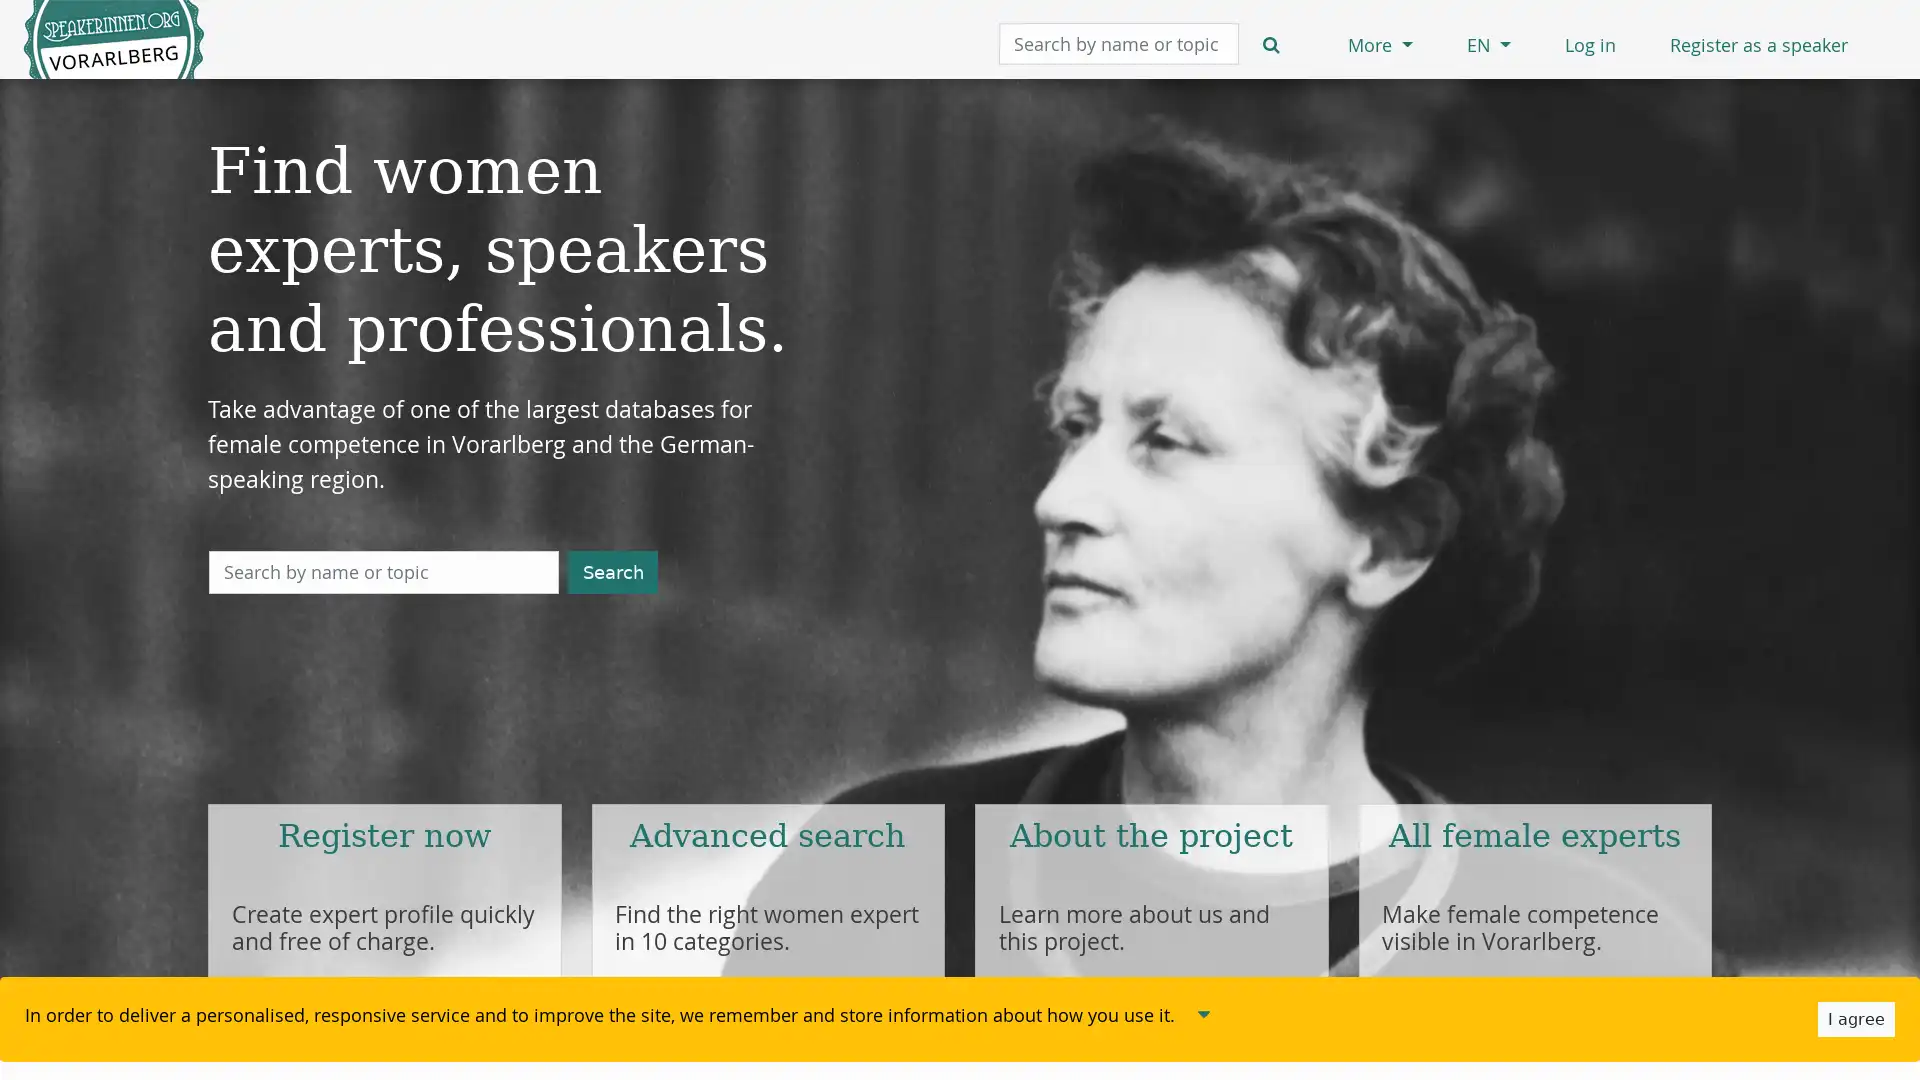 This screenshot has height=1080, width=1920. What do you see at coordinates (612, 571) in the screenshot?
I see `Search` at bounding box center [612, 571].